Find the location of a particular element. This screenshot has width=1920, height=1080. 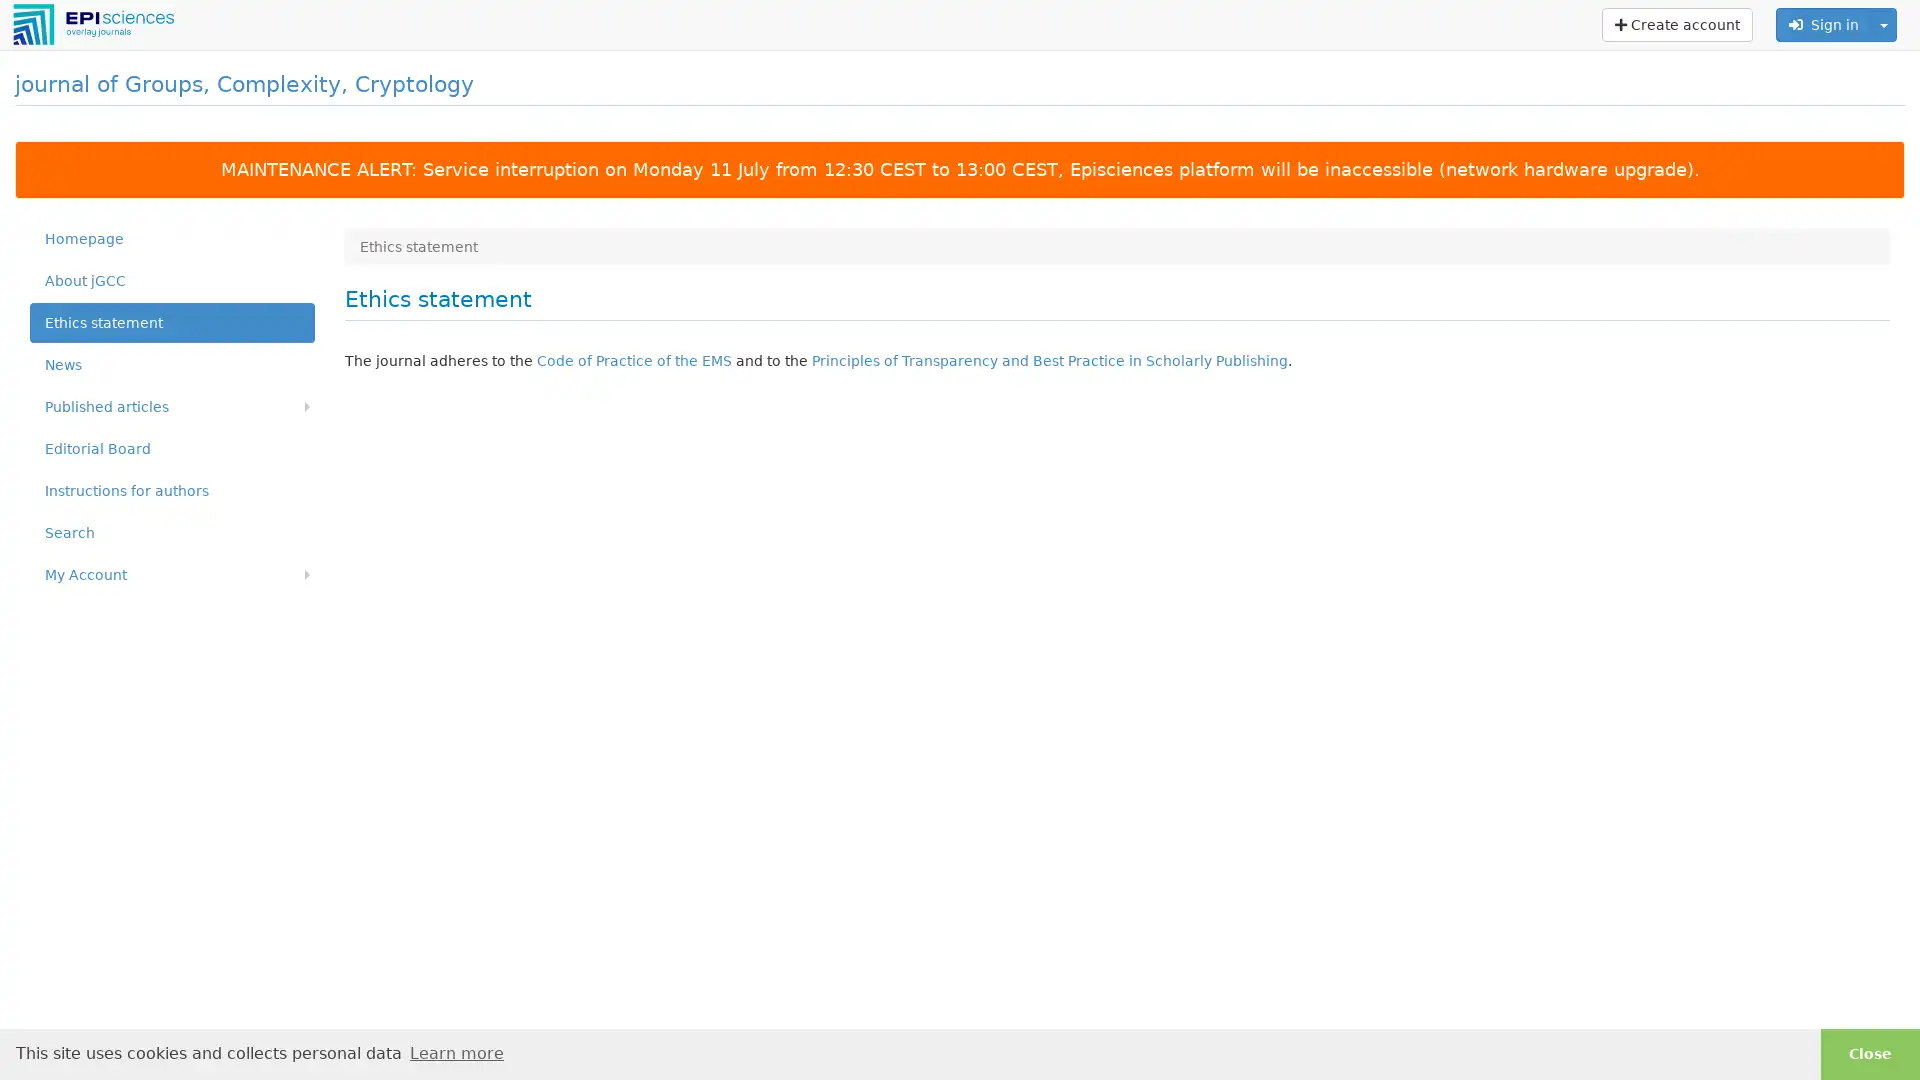

Sign in is located at coordinates (1824, 24).